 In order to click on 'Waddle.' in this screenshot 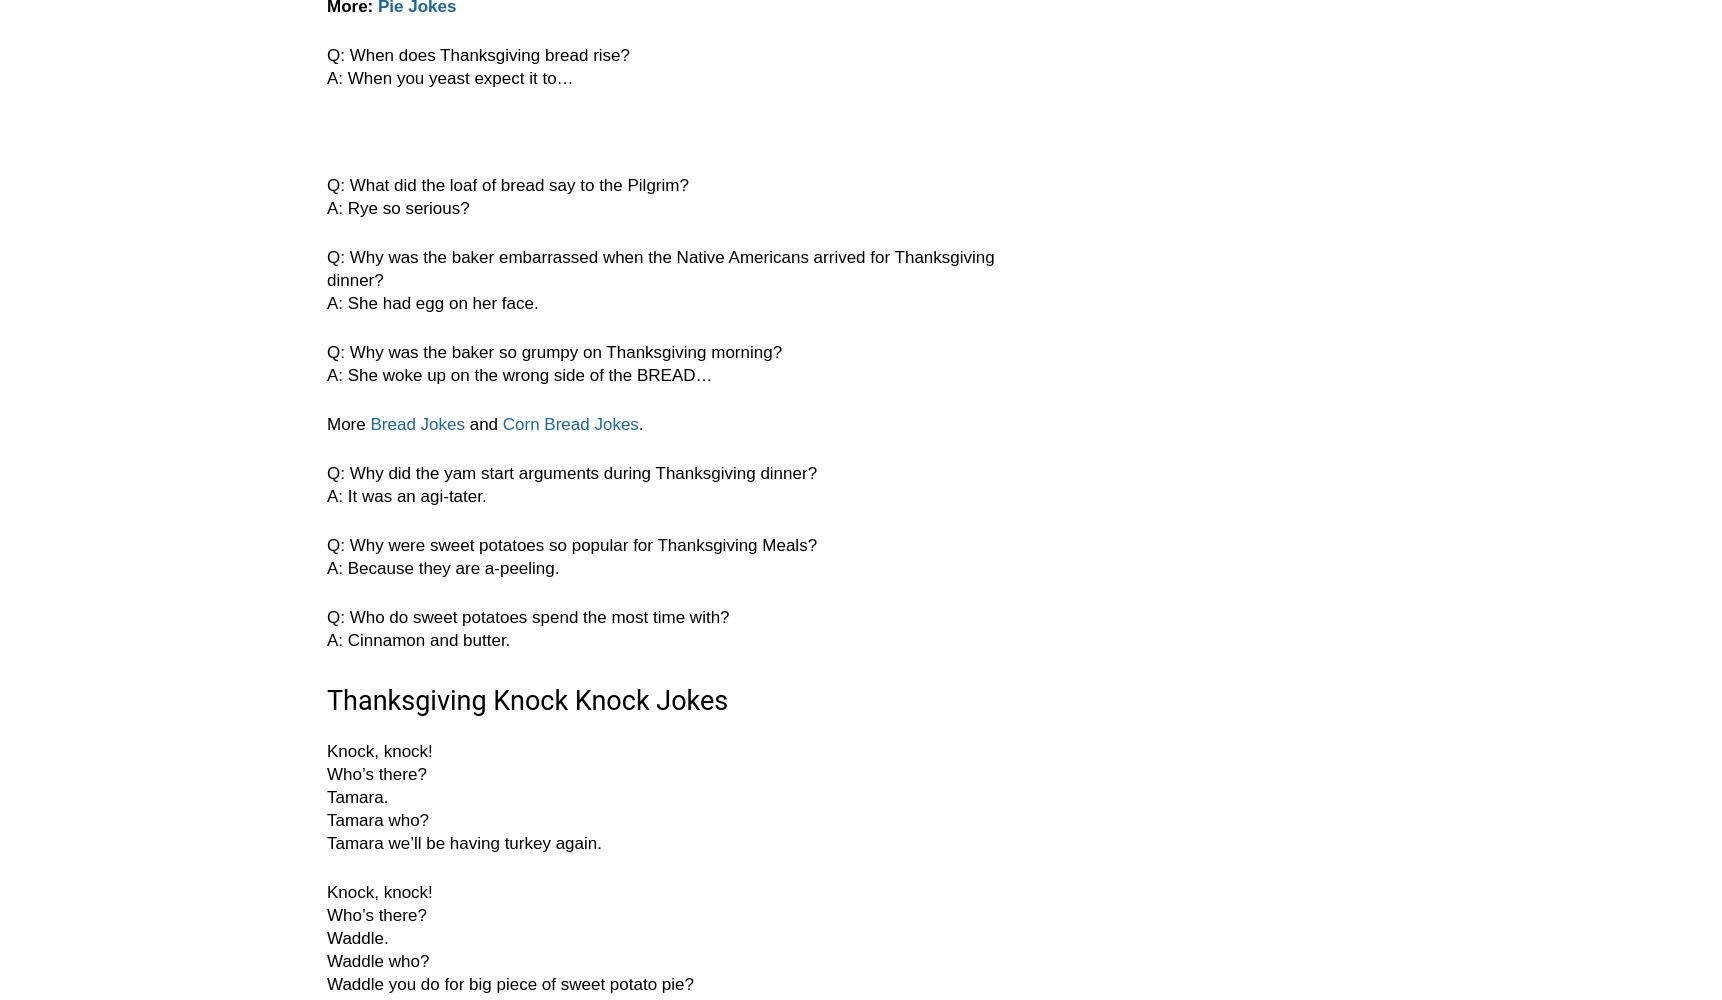, I will do `click(356, 938)`.